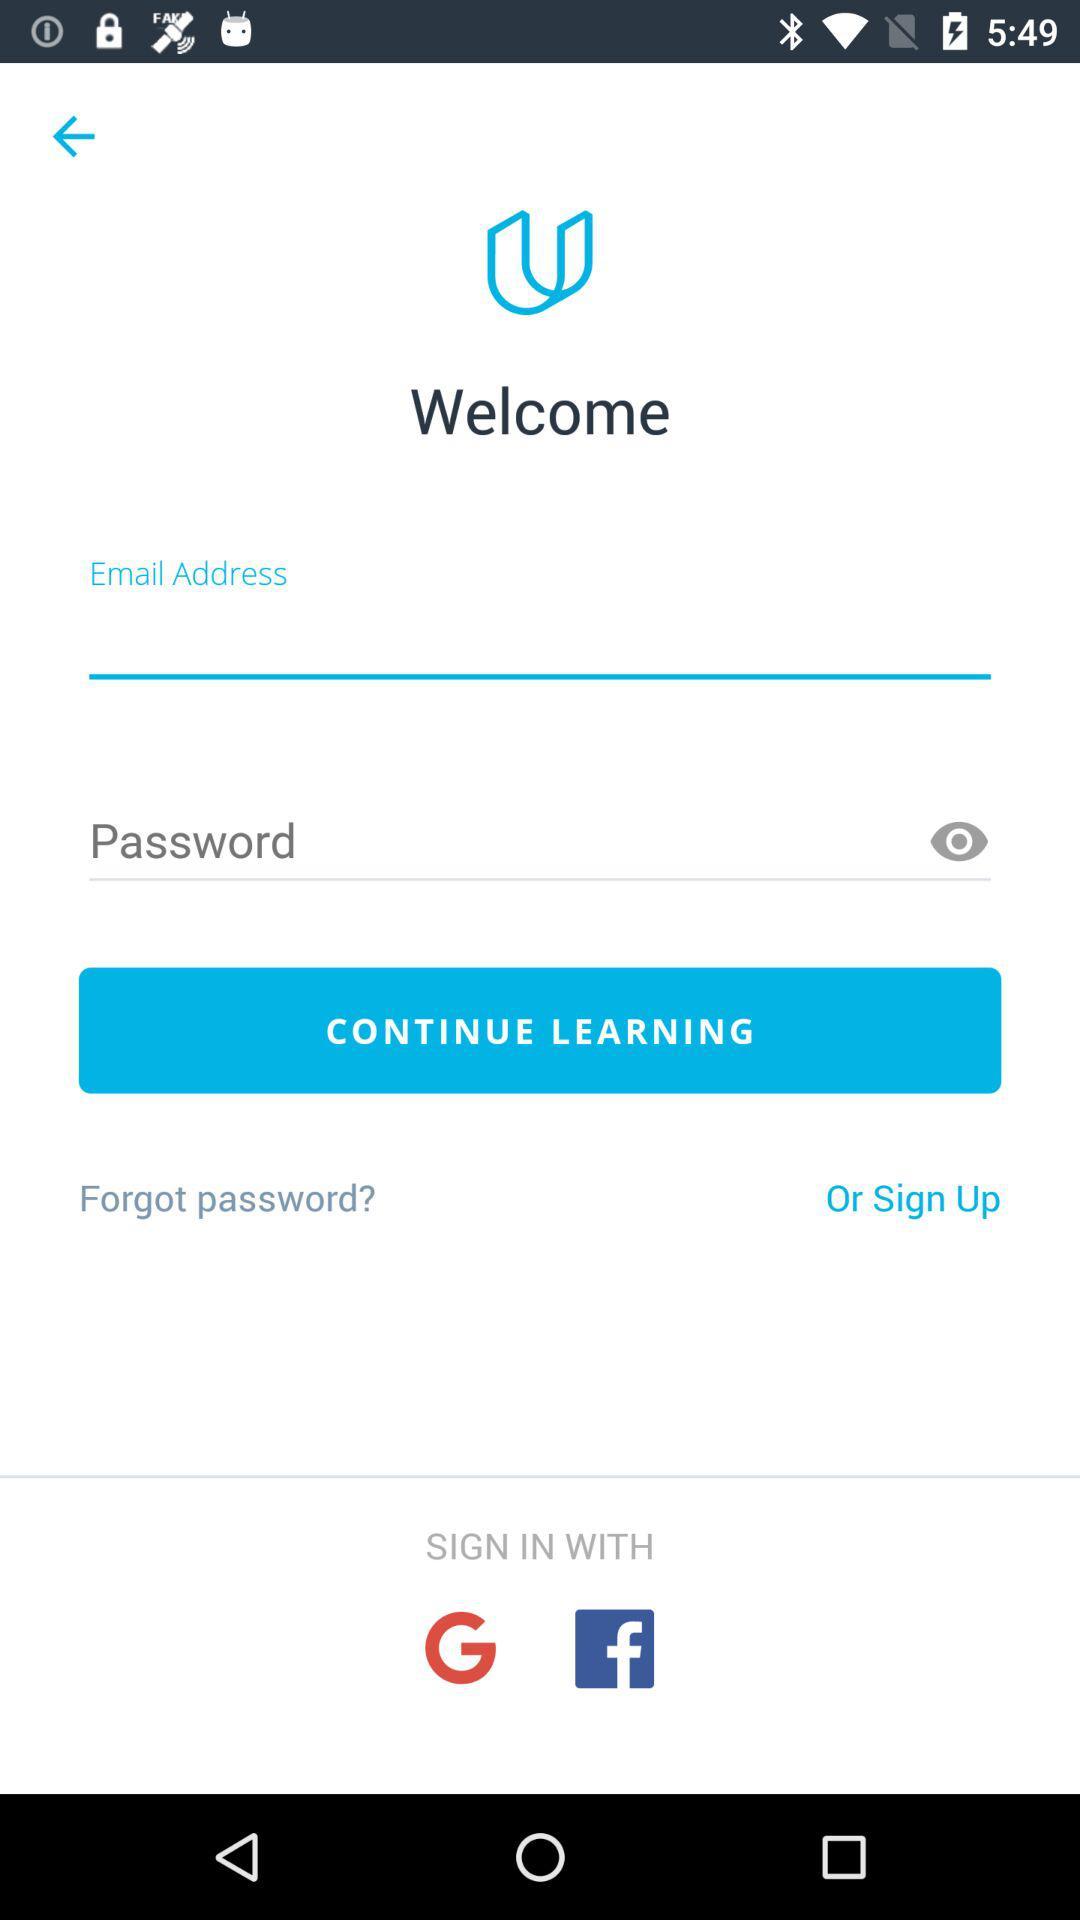 Image resolution: width=1080 pixels, height=1920 pixels. What do you see at coordinates (460, 1648) in the screenshot?
I see `sign in with google` at bounding box center [460, 1648].